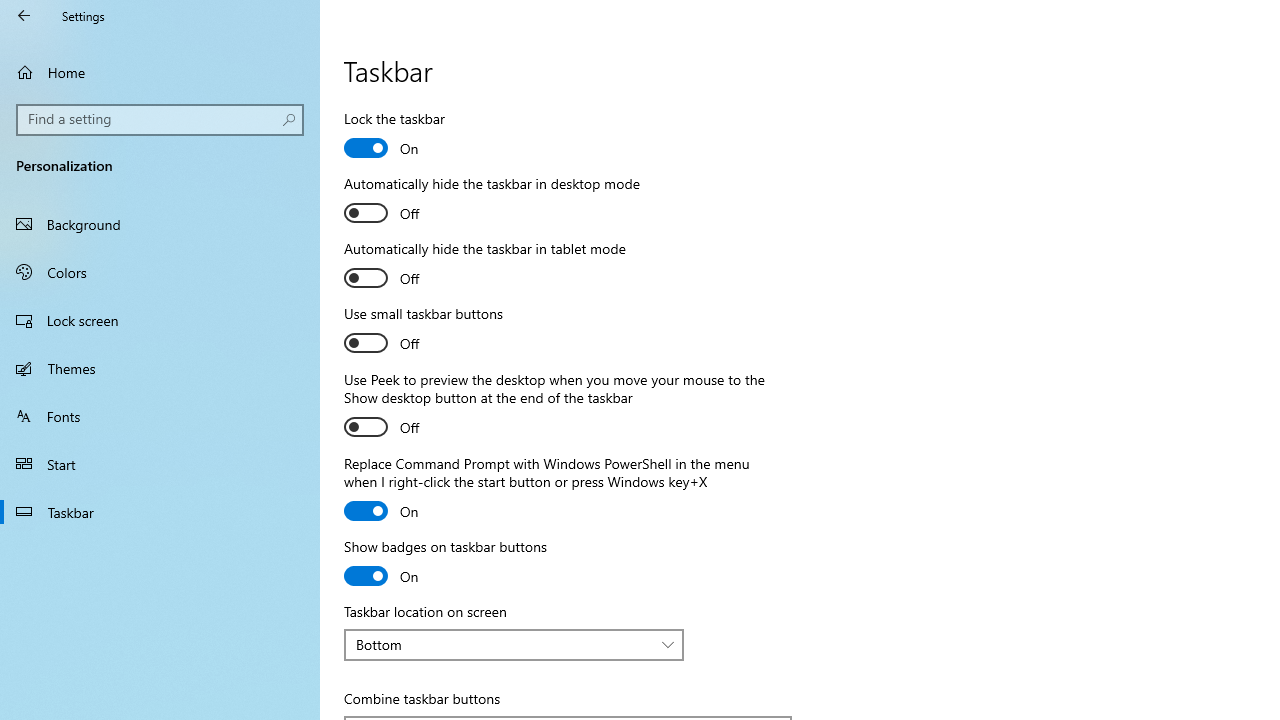 The image size is (1280, 720). I want to click on 'Bottom', so click(503, 644).